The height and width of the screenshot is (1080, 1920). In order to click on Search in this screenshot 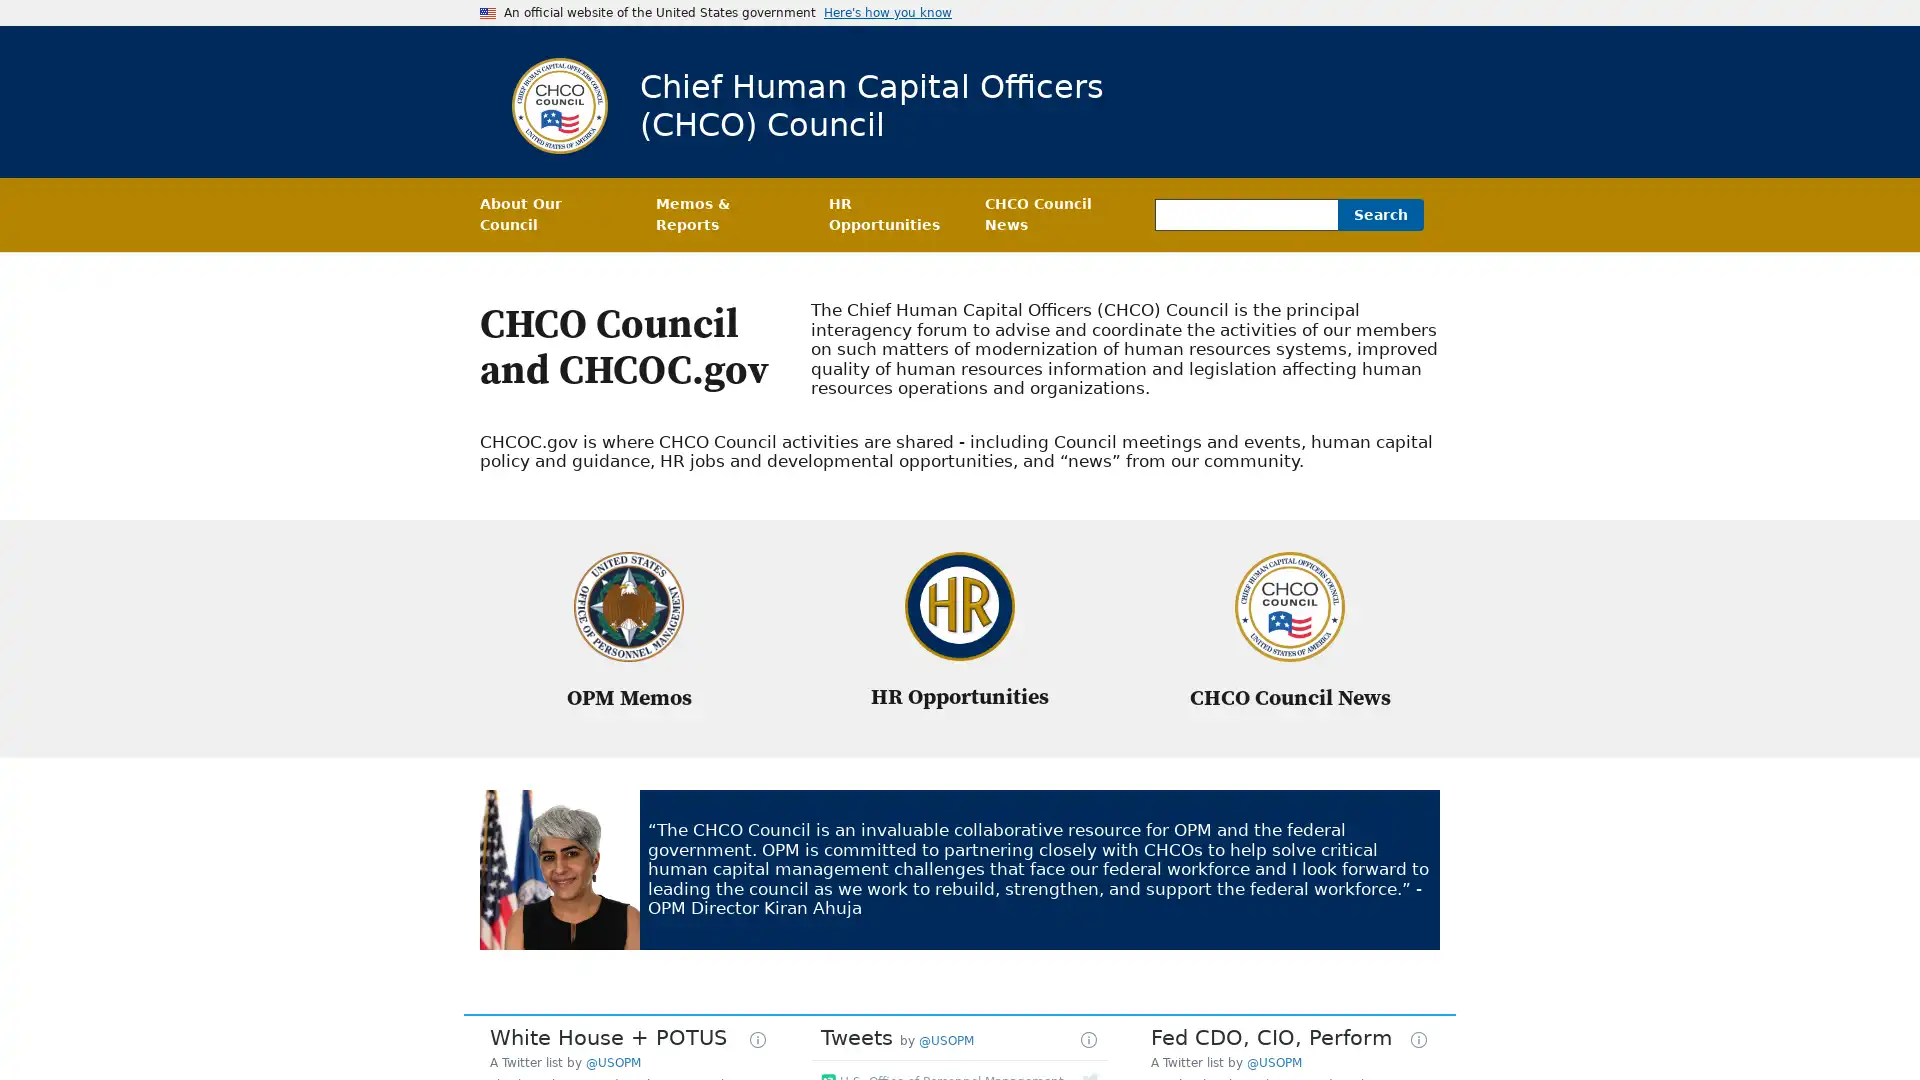, I will do `click(1380, 215)`.